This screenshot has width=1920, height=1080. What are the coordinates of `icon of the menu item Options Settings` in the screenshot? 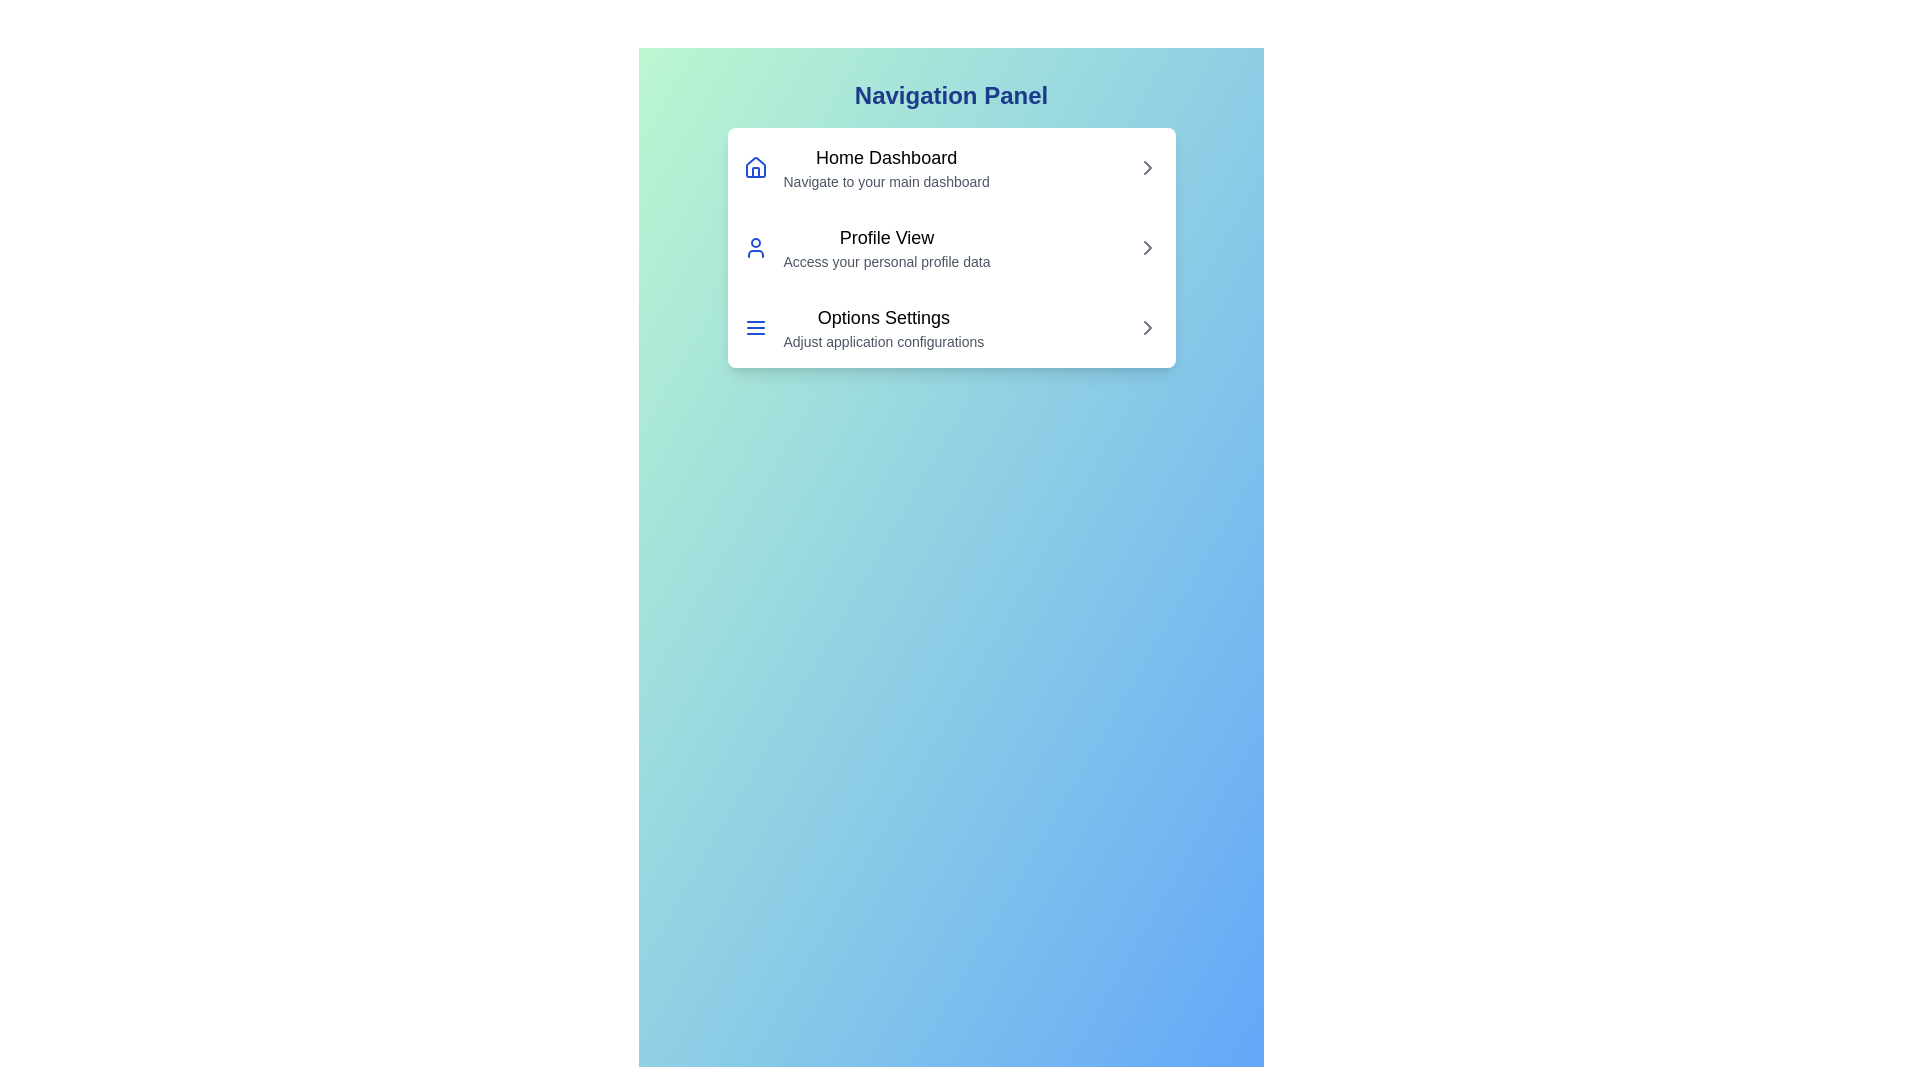 It's located at (754, 326).